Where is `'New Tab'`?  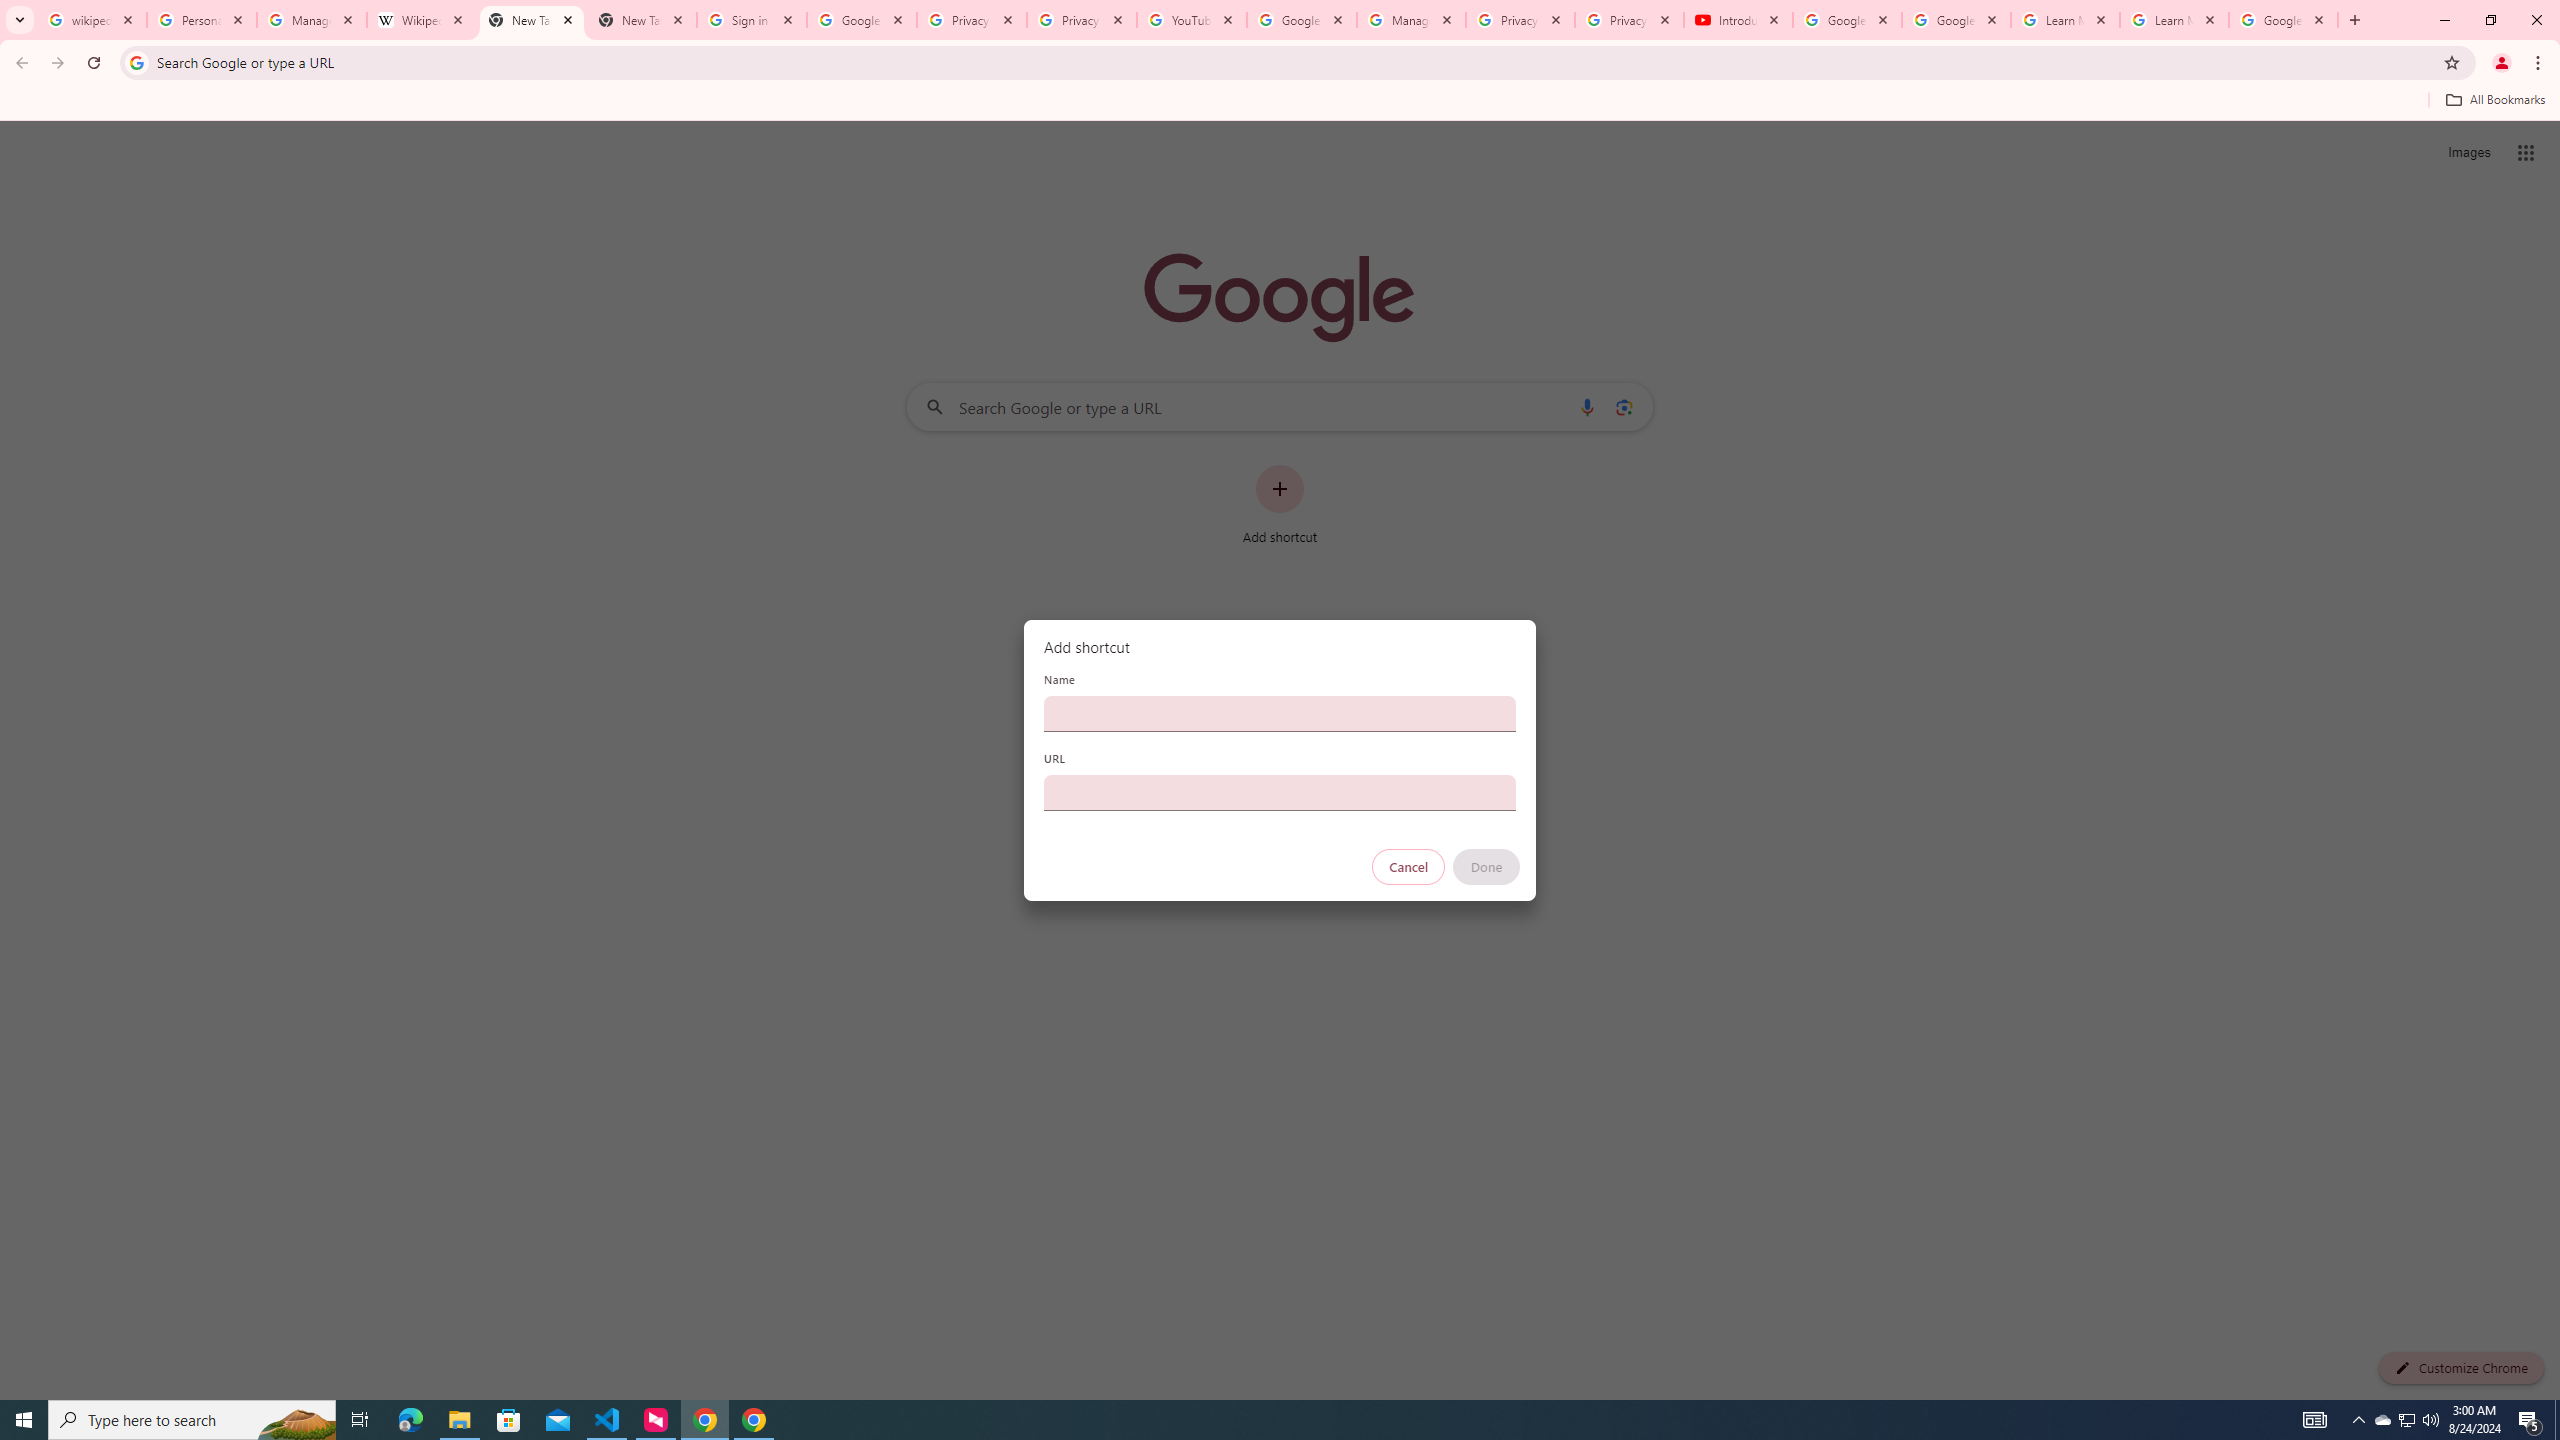 'New Tab' is located at coordinates (641, 19).